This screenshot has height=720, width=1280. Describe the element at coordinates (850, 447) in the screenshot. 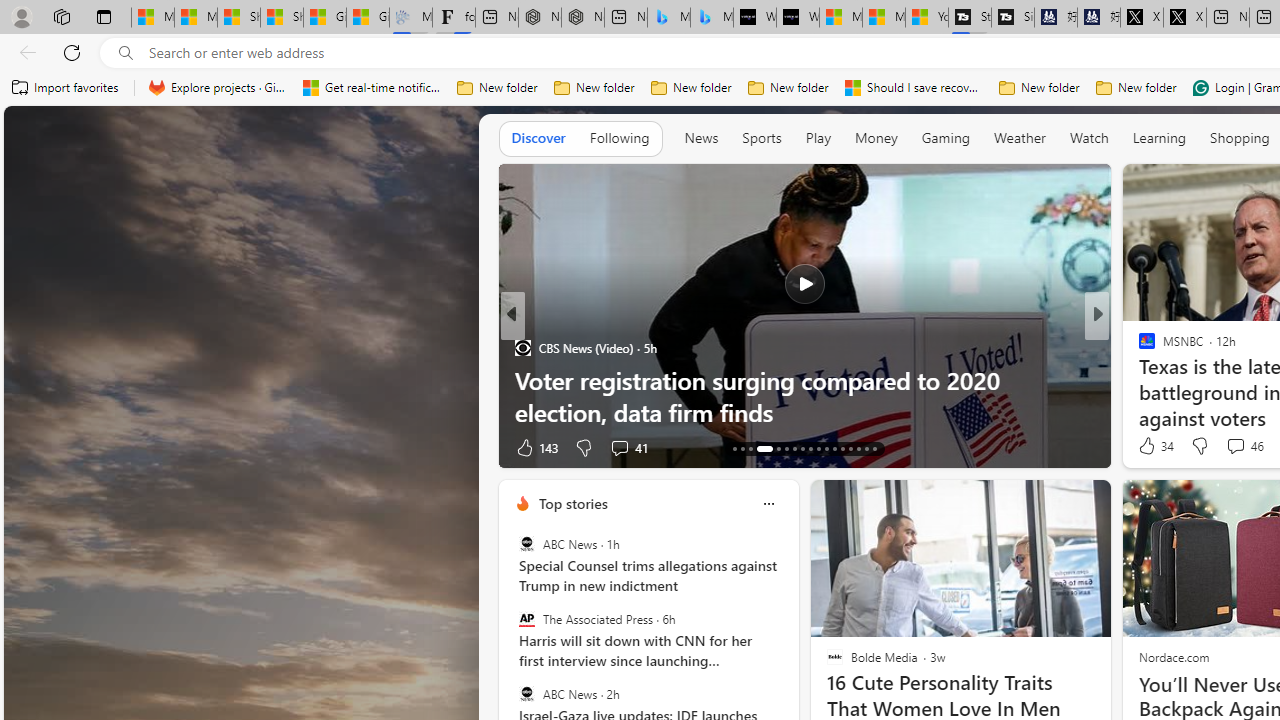

I see `'AutomationID: tab-39'` at that location.